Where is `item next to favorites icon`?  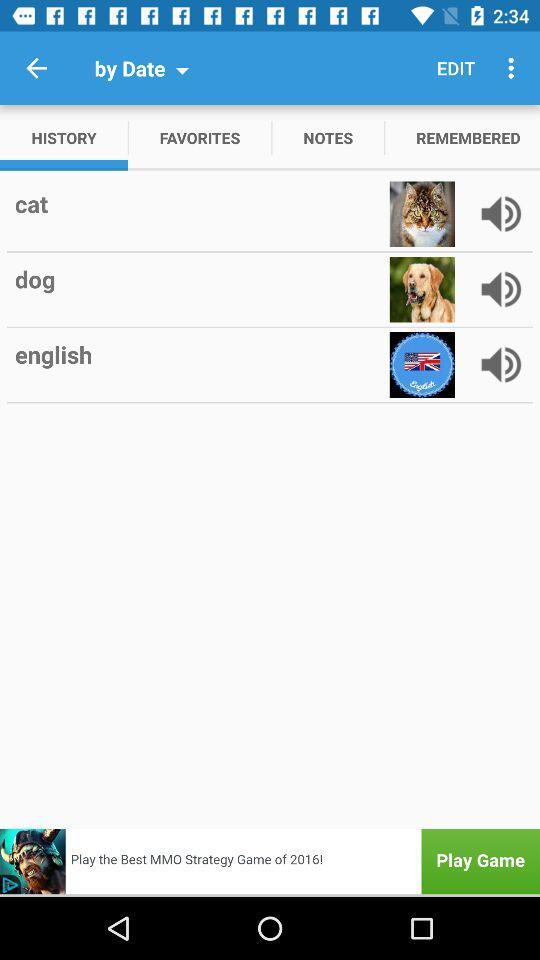 item next to favorites icon is located at coordinates (64, 136).